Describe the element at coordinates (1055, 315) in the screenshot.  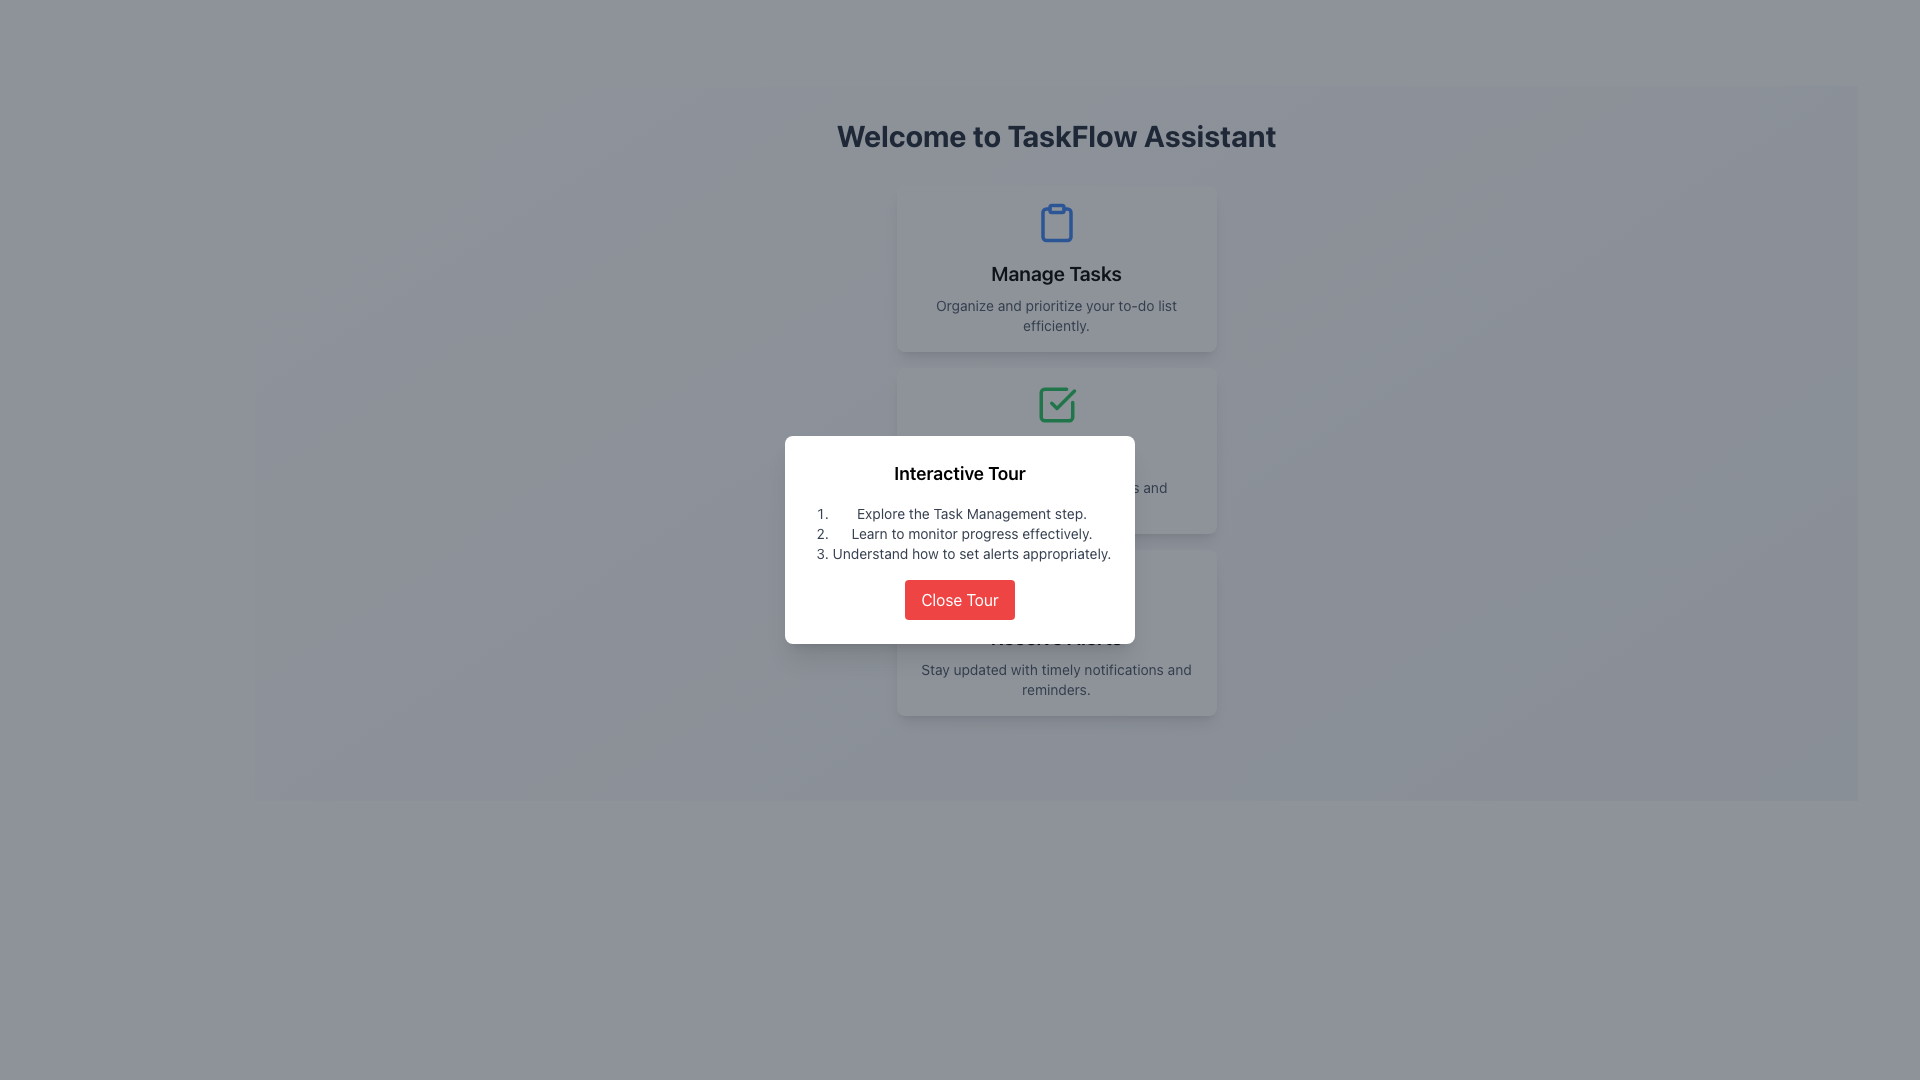
I see `text label that describes the feature: 'Organize and prioritize your to-do list efficiently.'` at that location.